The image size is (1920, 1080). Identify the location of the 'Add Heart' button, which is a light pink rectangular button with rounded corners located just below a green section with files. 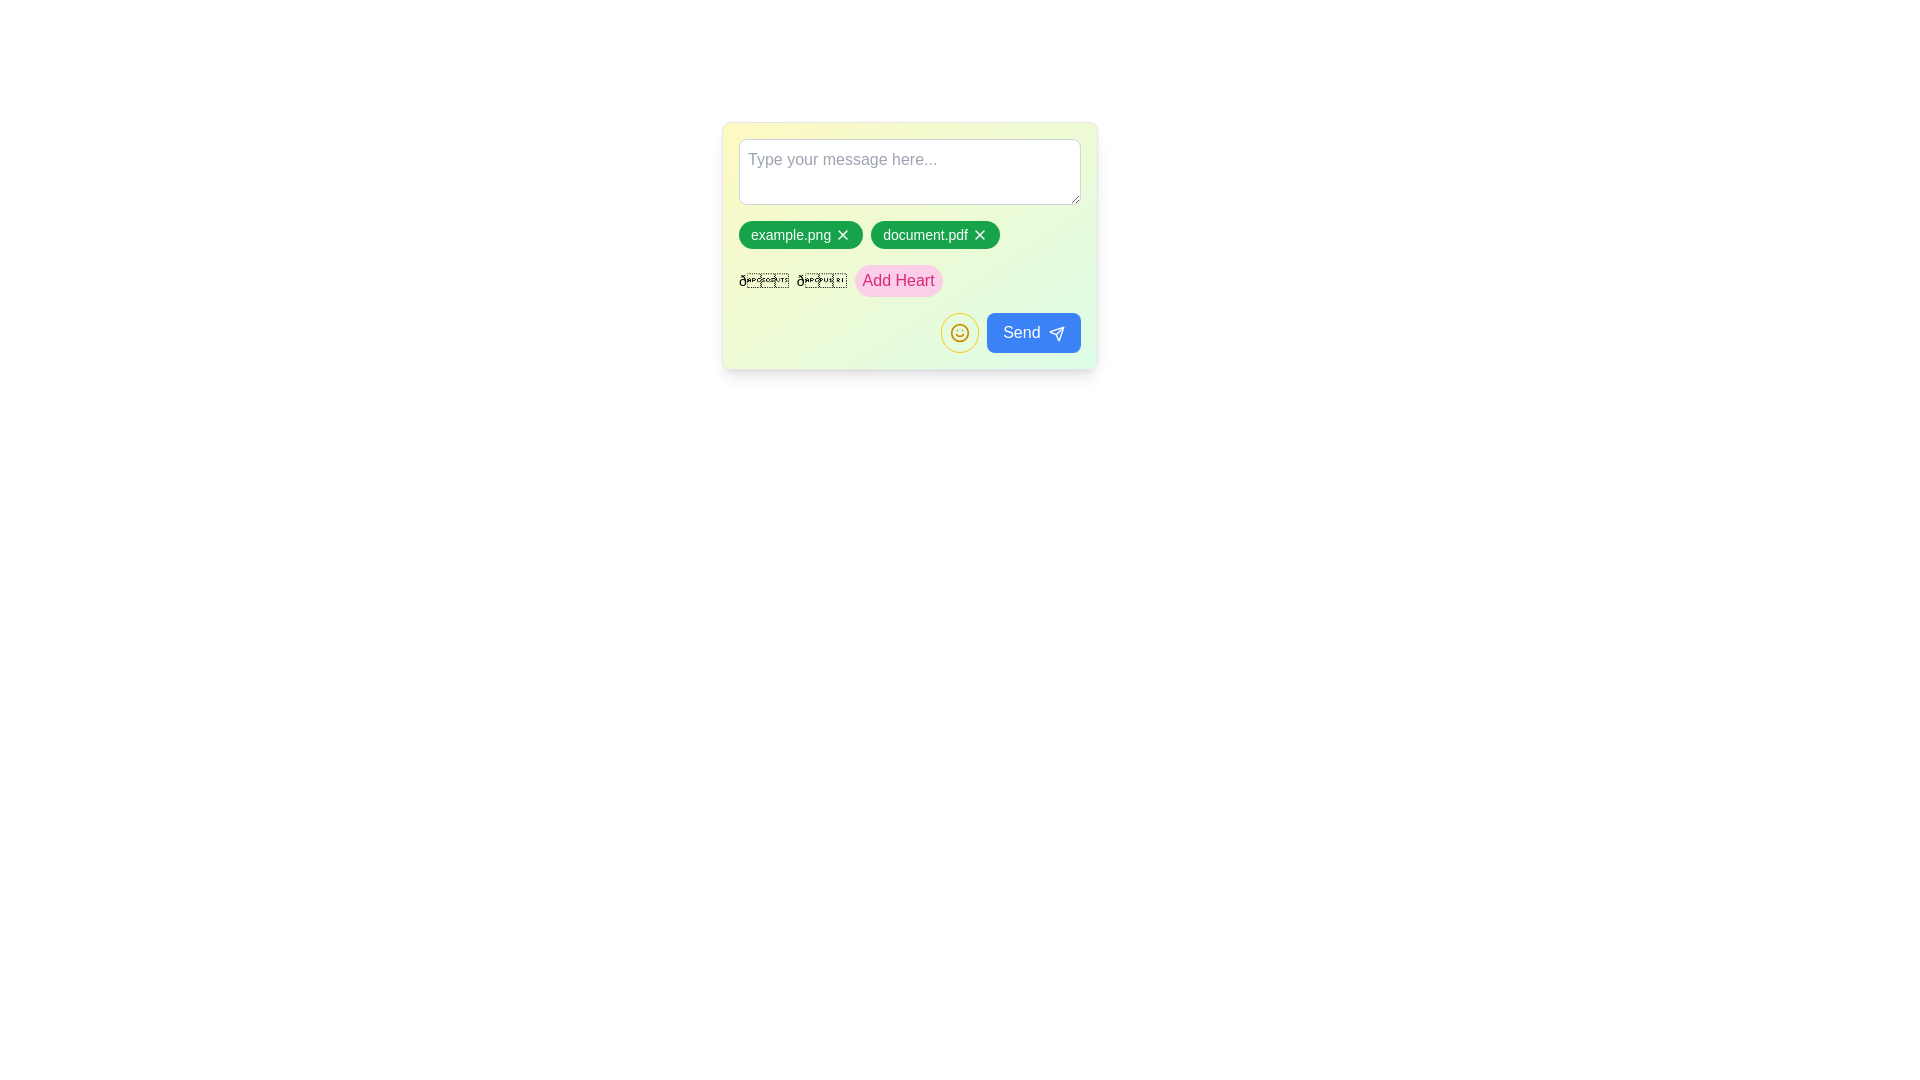
(897, 281).